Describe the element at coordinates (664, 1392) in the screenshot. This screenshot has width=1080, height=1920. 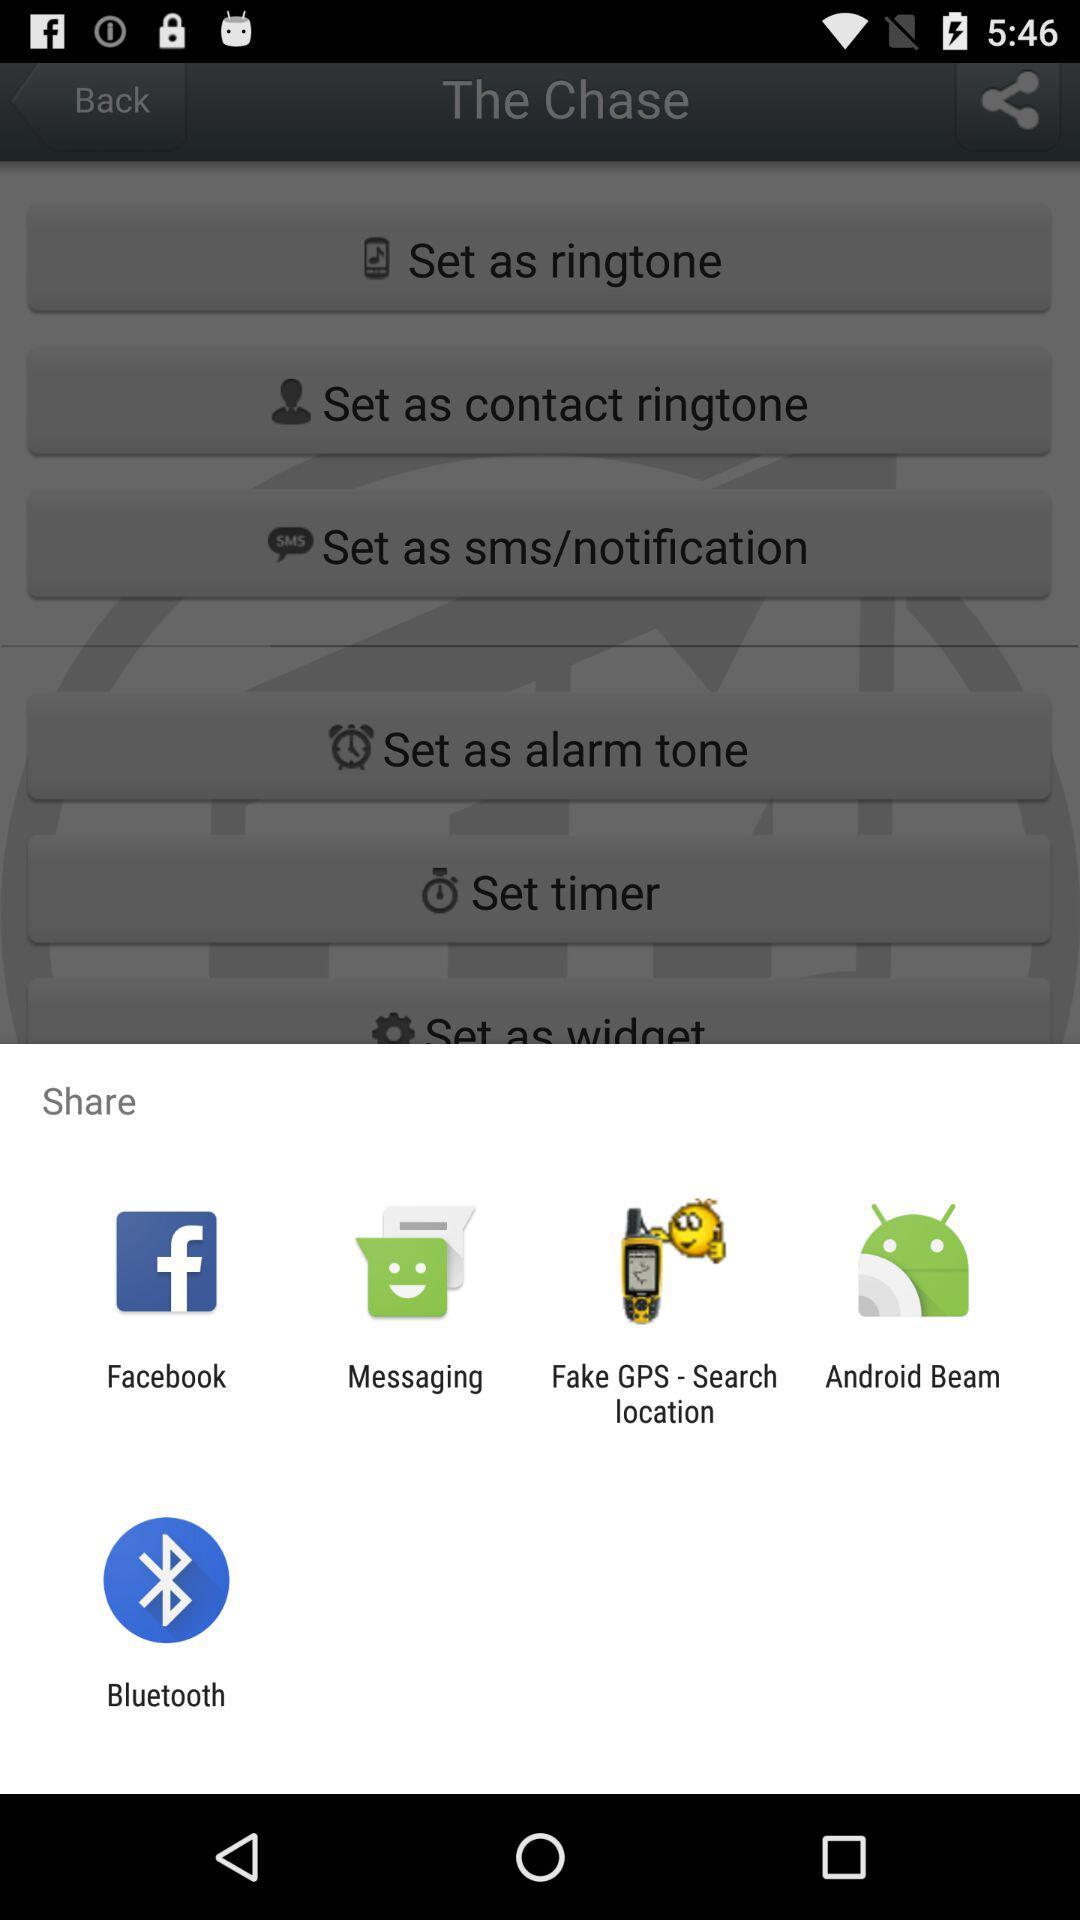
I see `the item to the left of android beam icon` at that location.